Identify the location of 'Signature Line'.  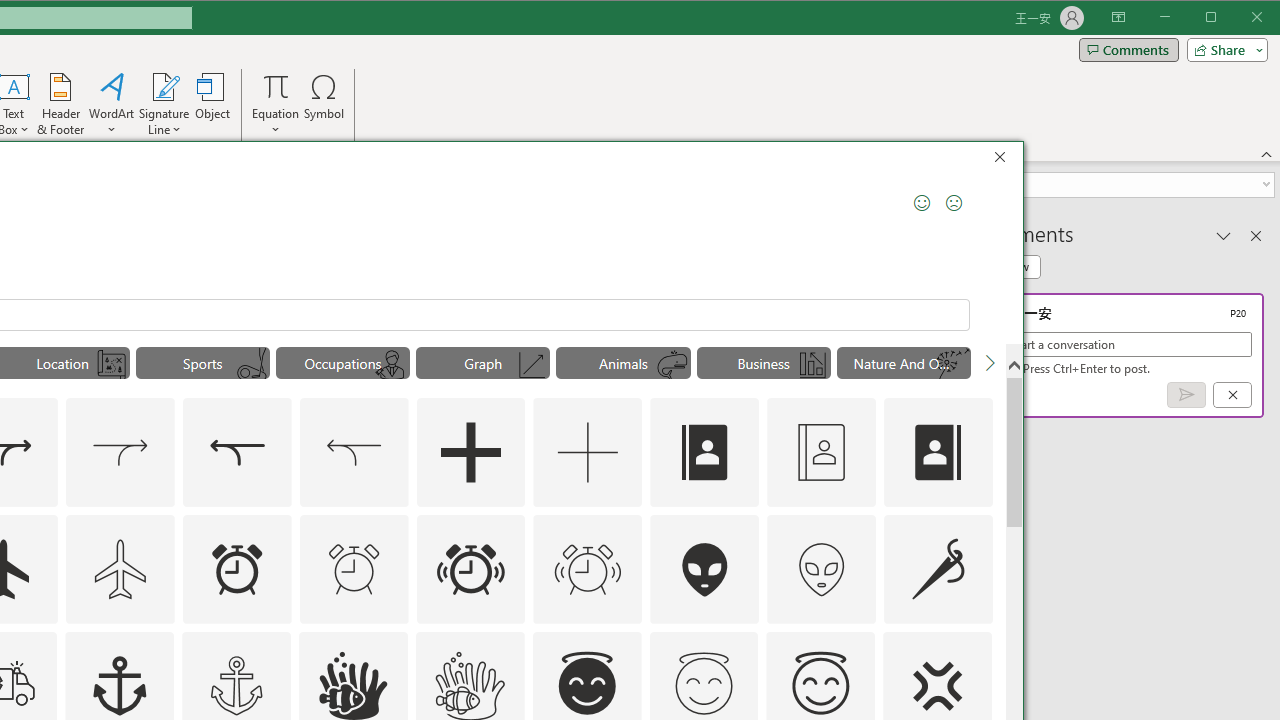
(164, 85).